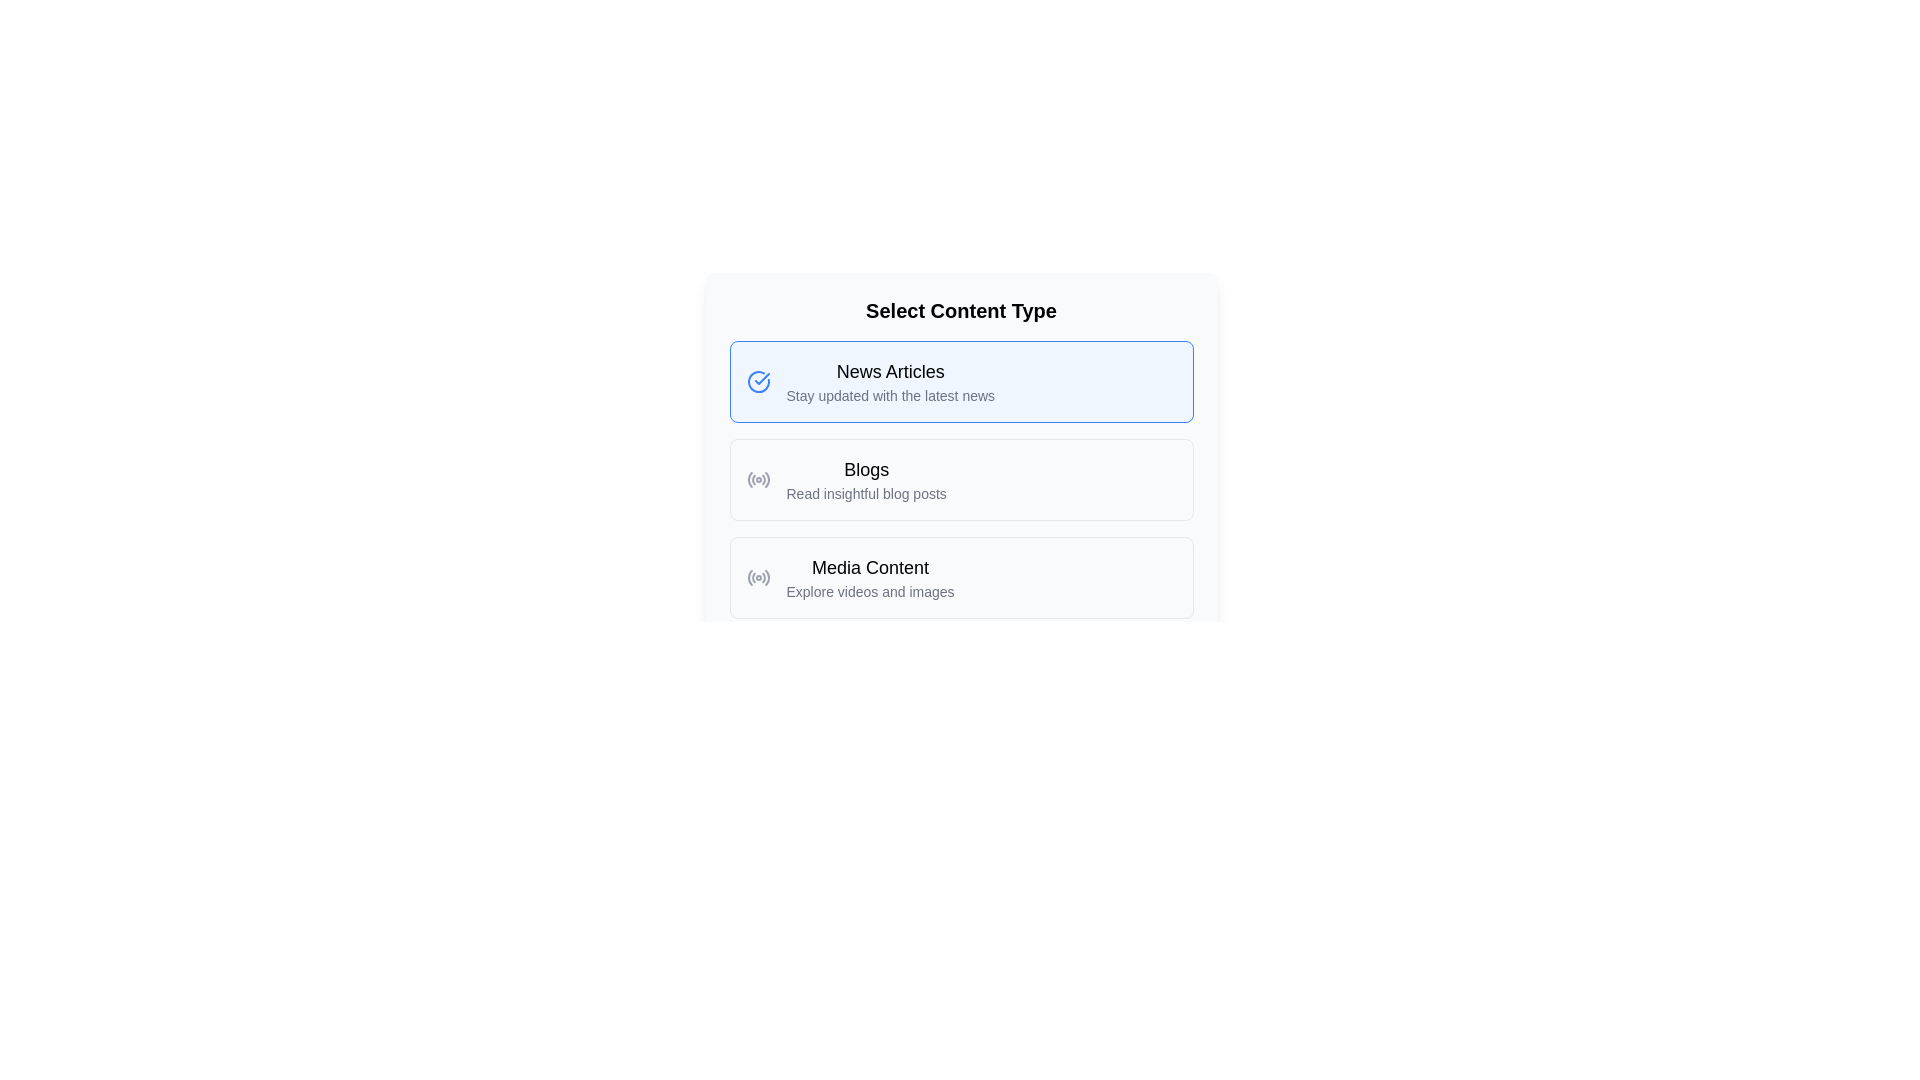  What do you see at coordinates (889, 396) in the screenshot?
I see `the descriptive text providing additional details about the 'News Articles' option, which is located directly below the 'News Articles' heading` at bounding box center [889, 396].